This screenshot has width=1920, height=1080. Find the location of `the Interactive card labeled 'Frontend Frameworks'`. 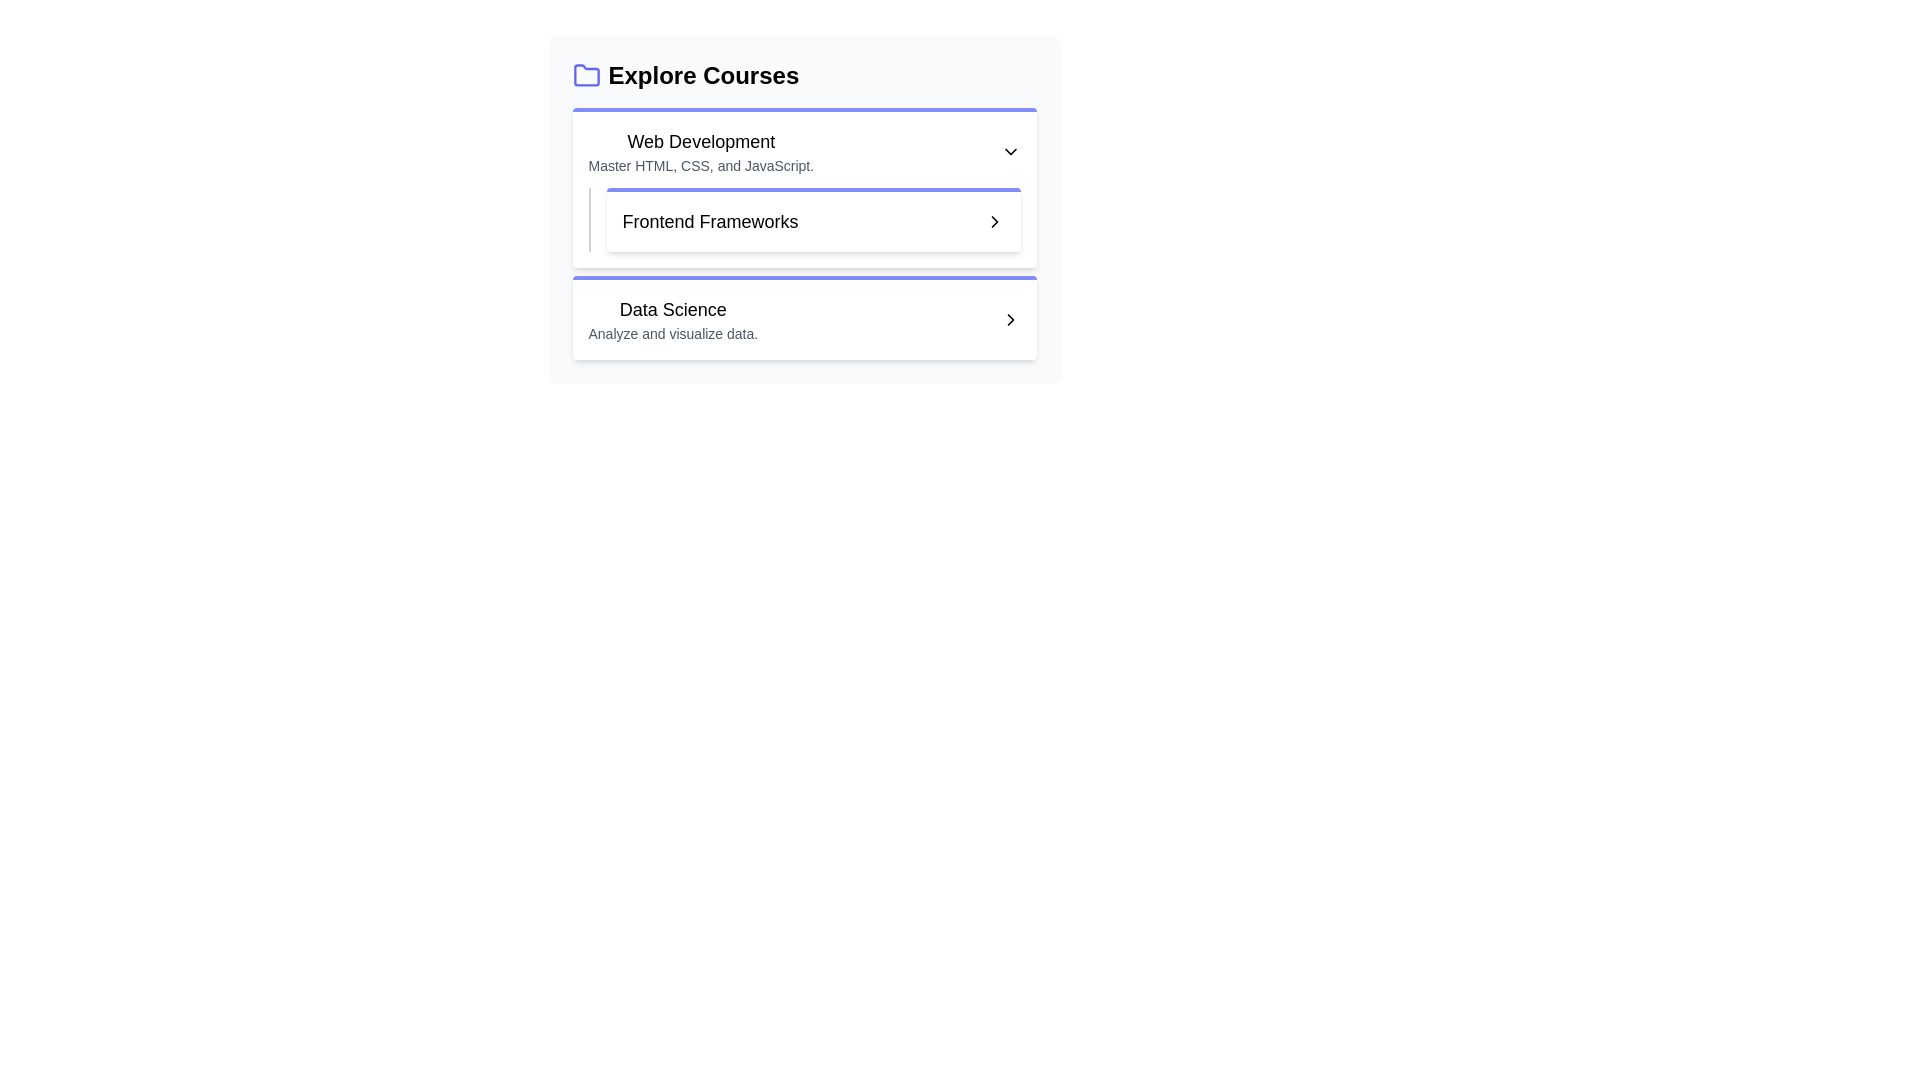

the Interactive card labeled 'Frontend Frameworks' is located at coordinates (804, 209).